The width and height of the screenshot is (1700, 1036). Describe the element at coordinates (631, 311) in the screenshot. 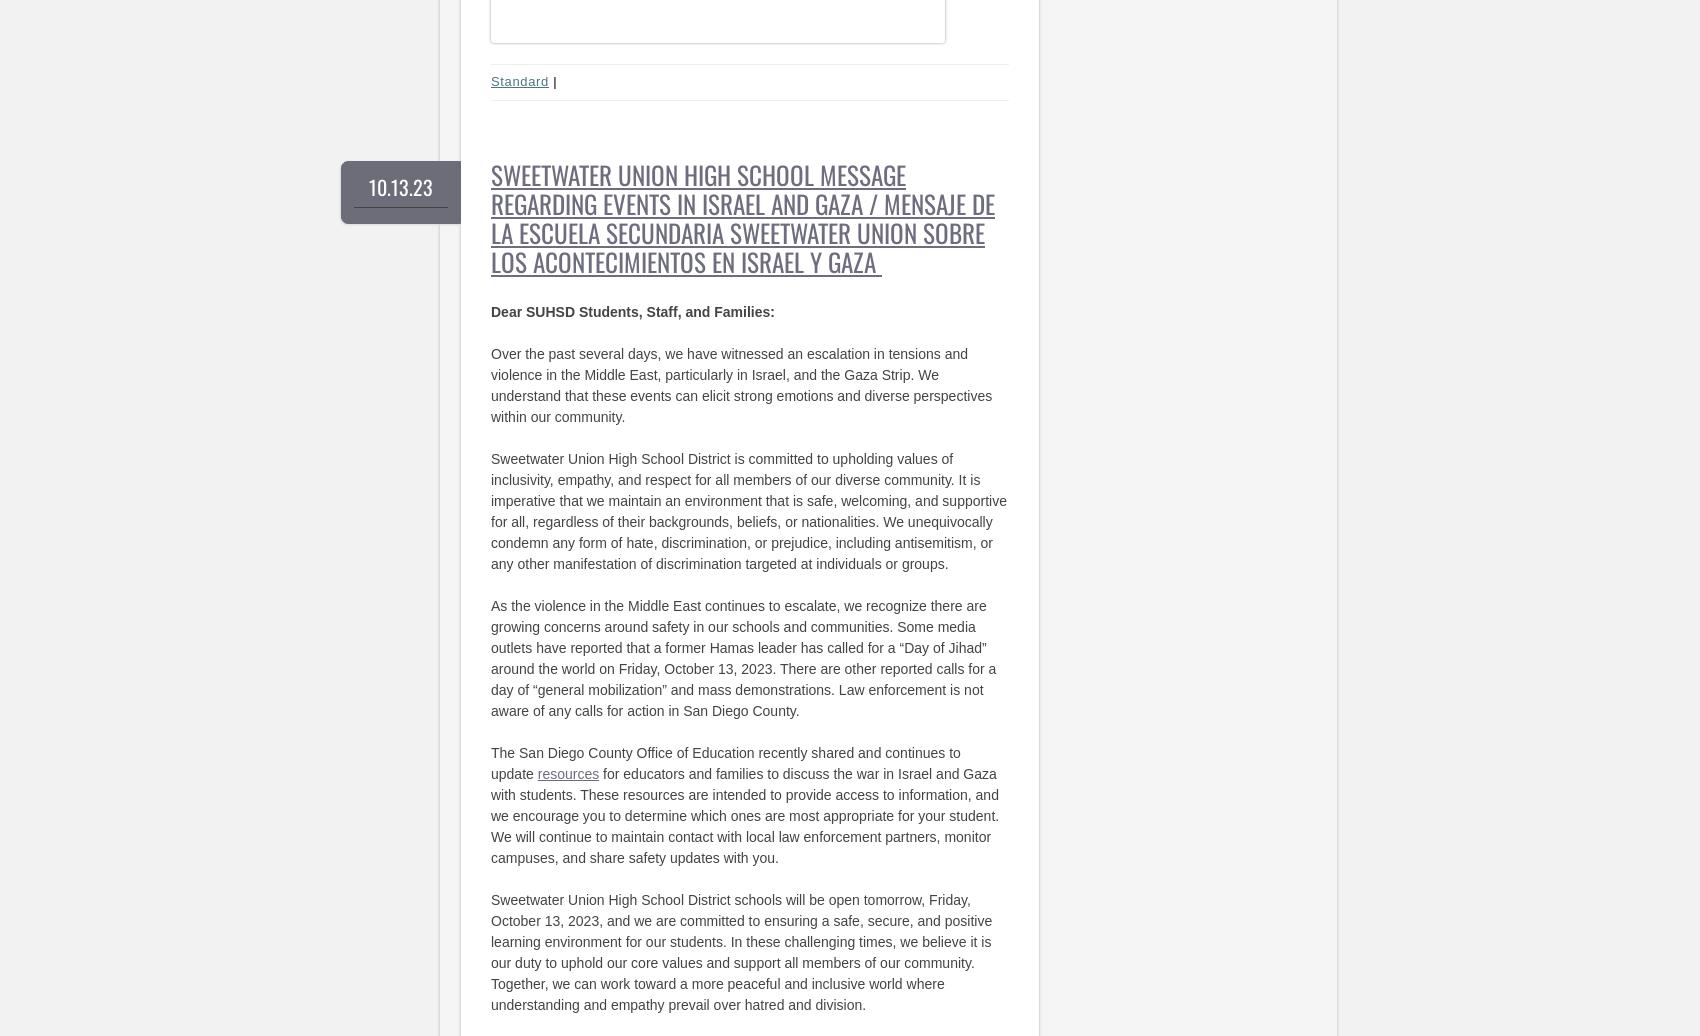

I see `'Dear SUHSD Students, Staff, and Families:'` at that location.